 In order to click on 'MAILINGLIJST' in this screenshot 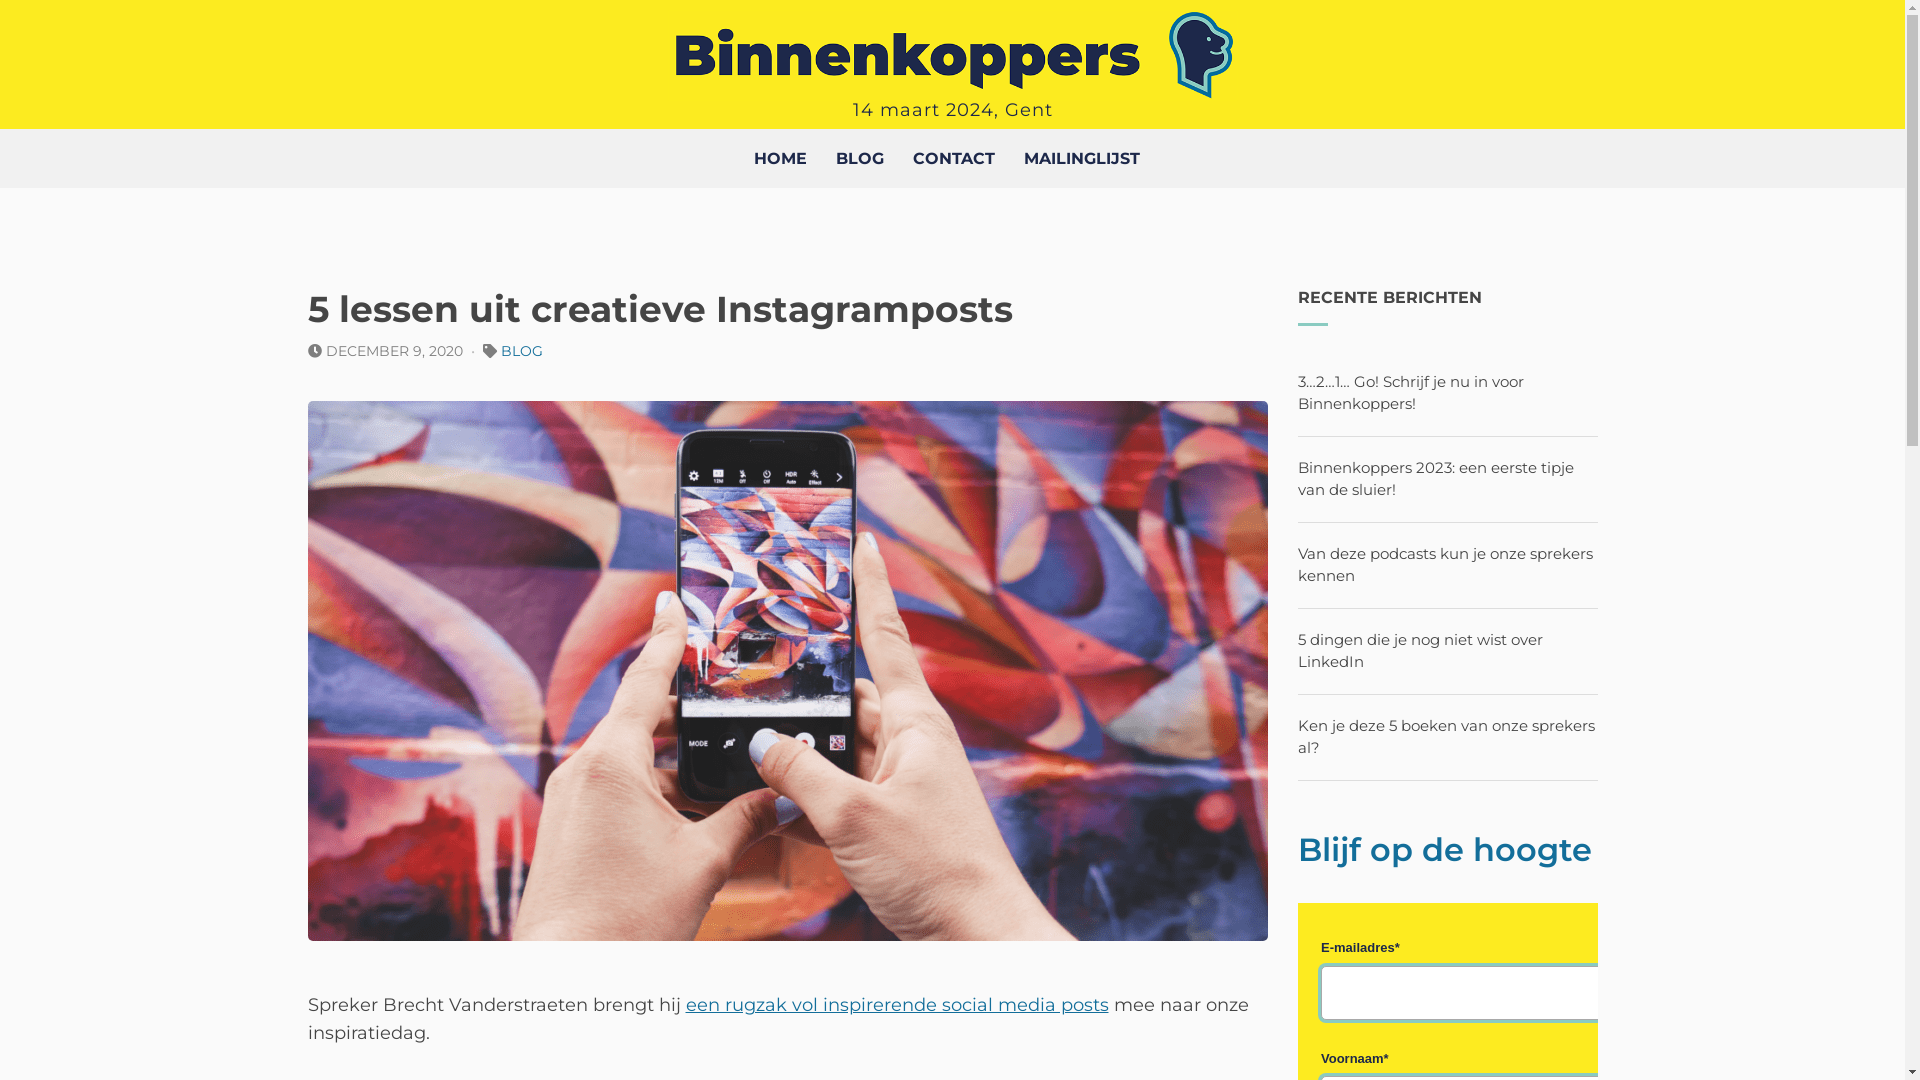, I will do `click(1080, 157)`.